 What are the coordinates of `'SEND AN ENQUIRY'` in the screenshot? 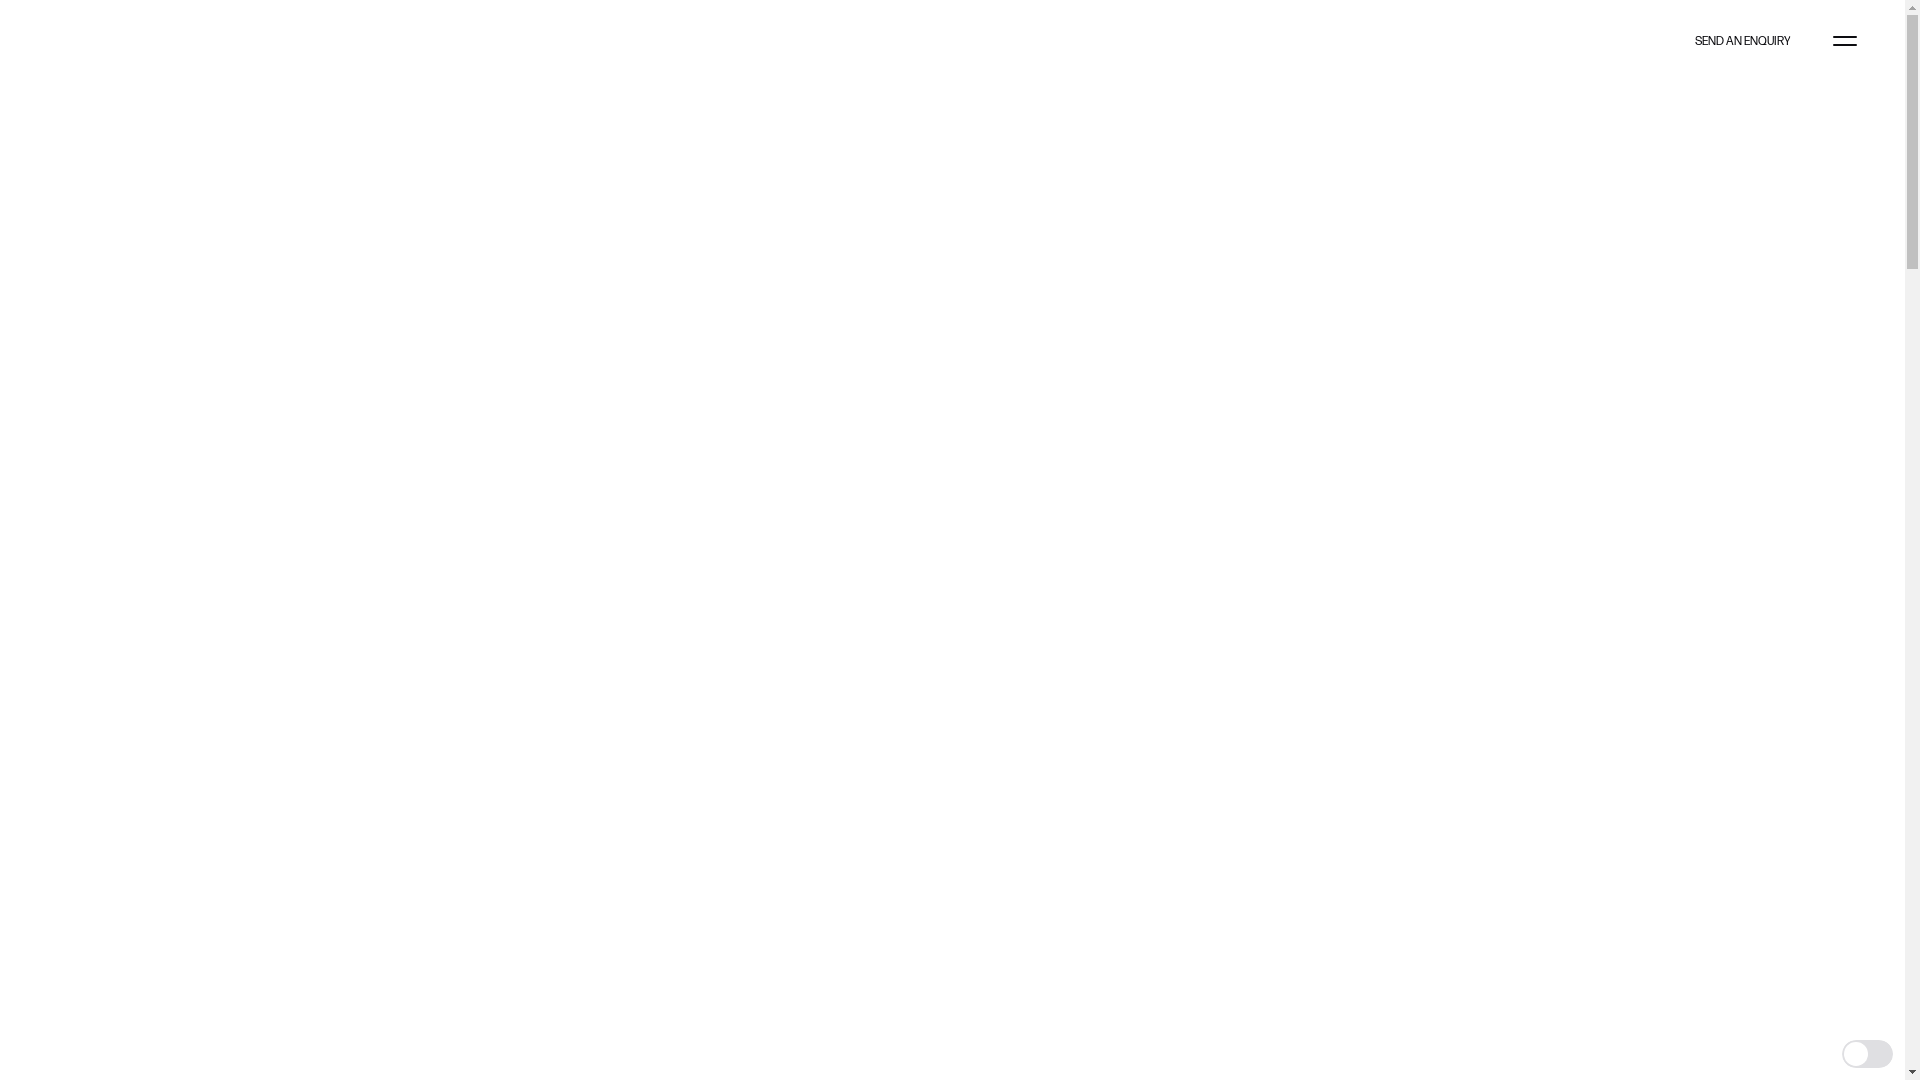 It's located at (1741, 42).